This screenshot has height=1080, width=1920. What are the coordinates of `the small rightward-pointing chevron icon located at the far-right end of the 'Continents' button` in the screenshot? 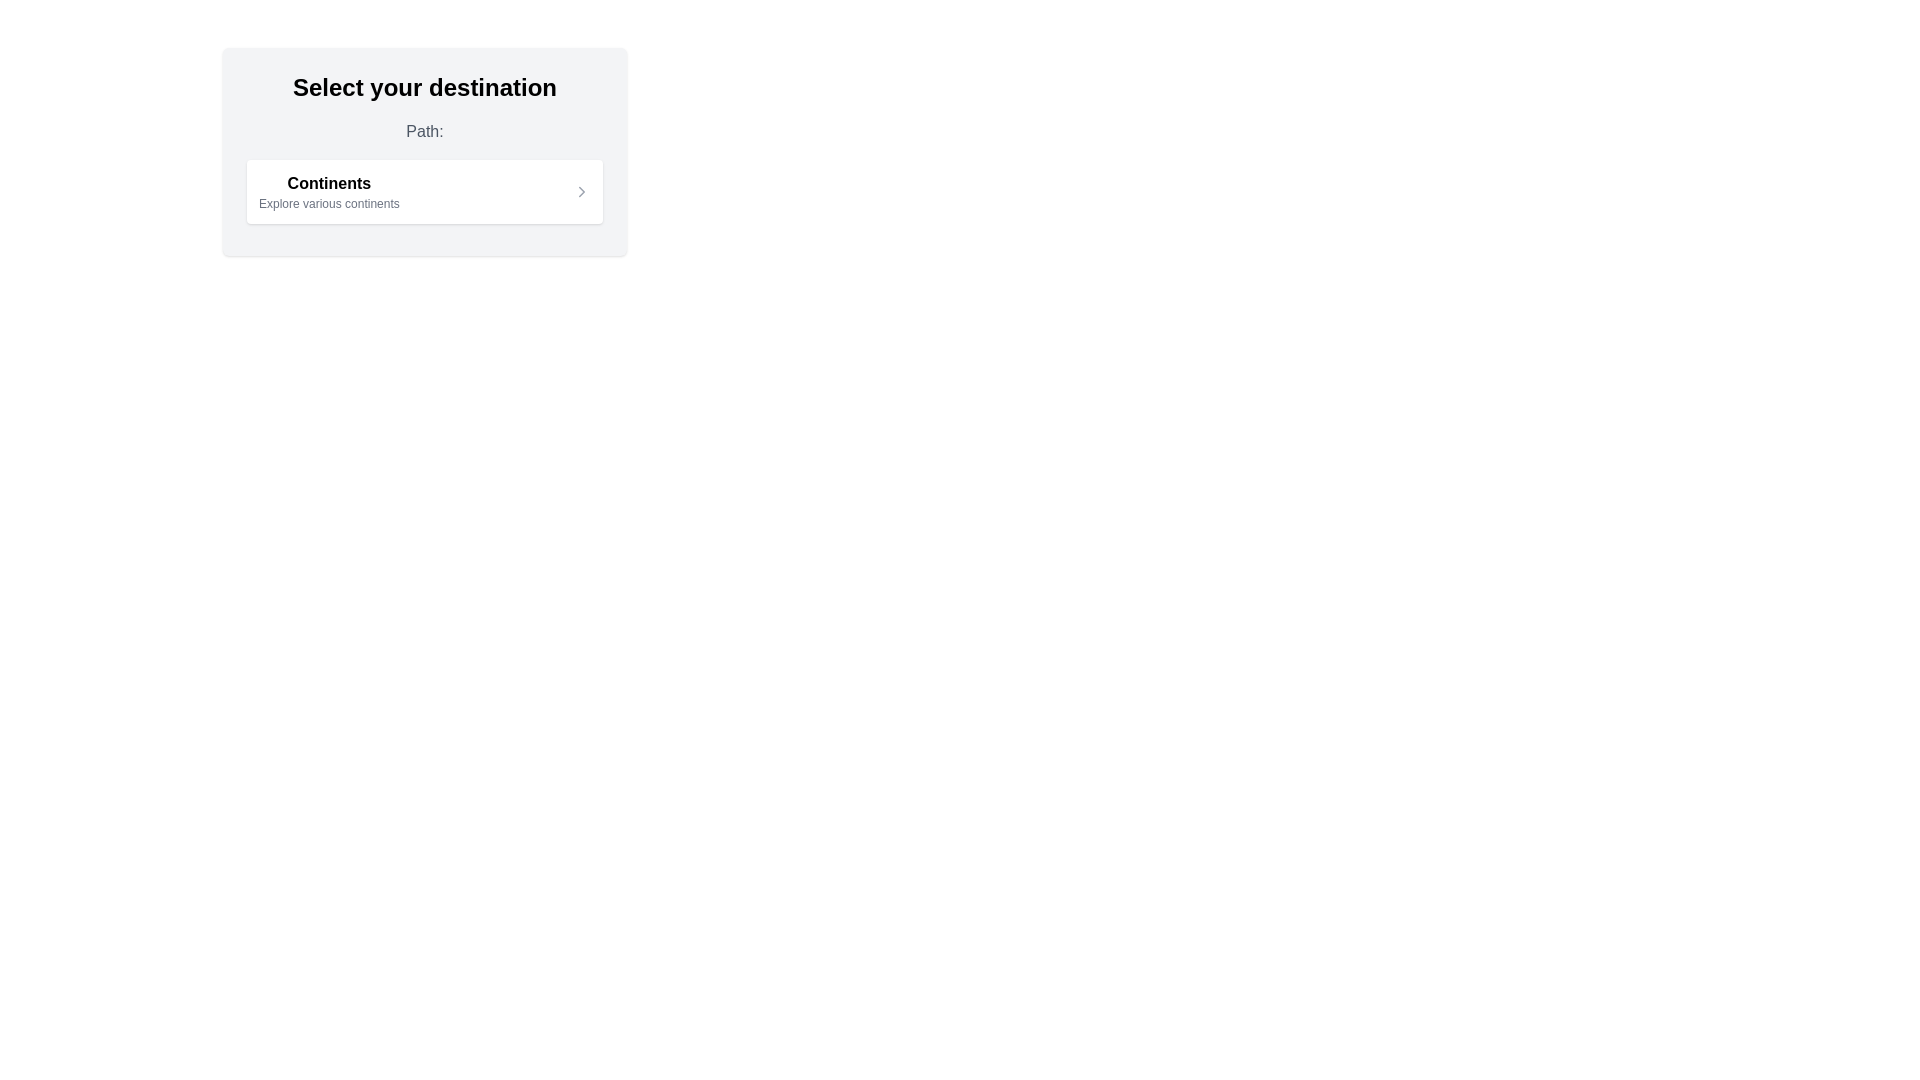 It's located at (580, 192).